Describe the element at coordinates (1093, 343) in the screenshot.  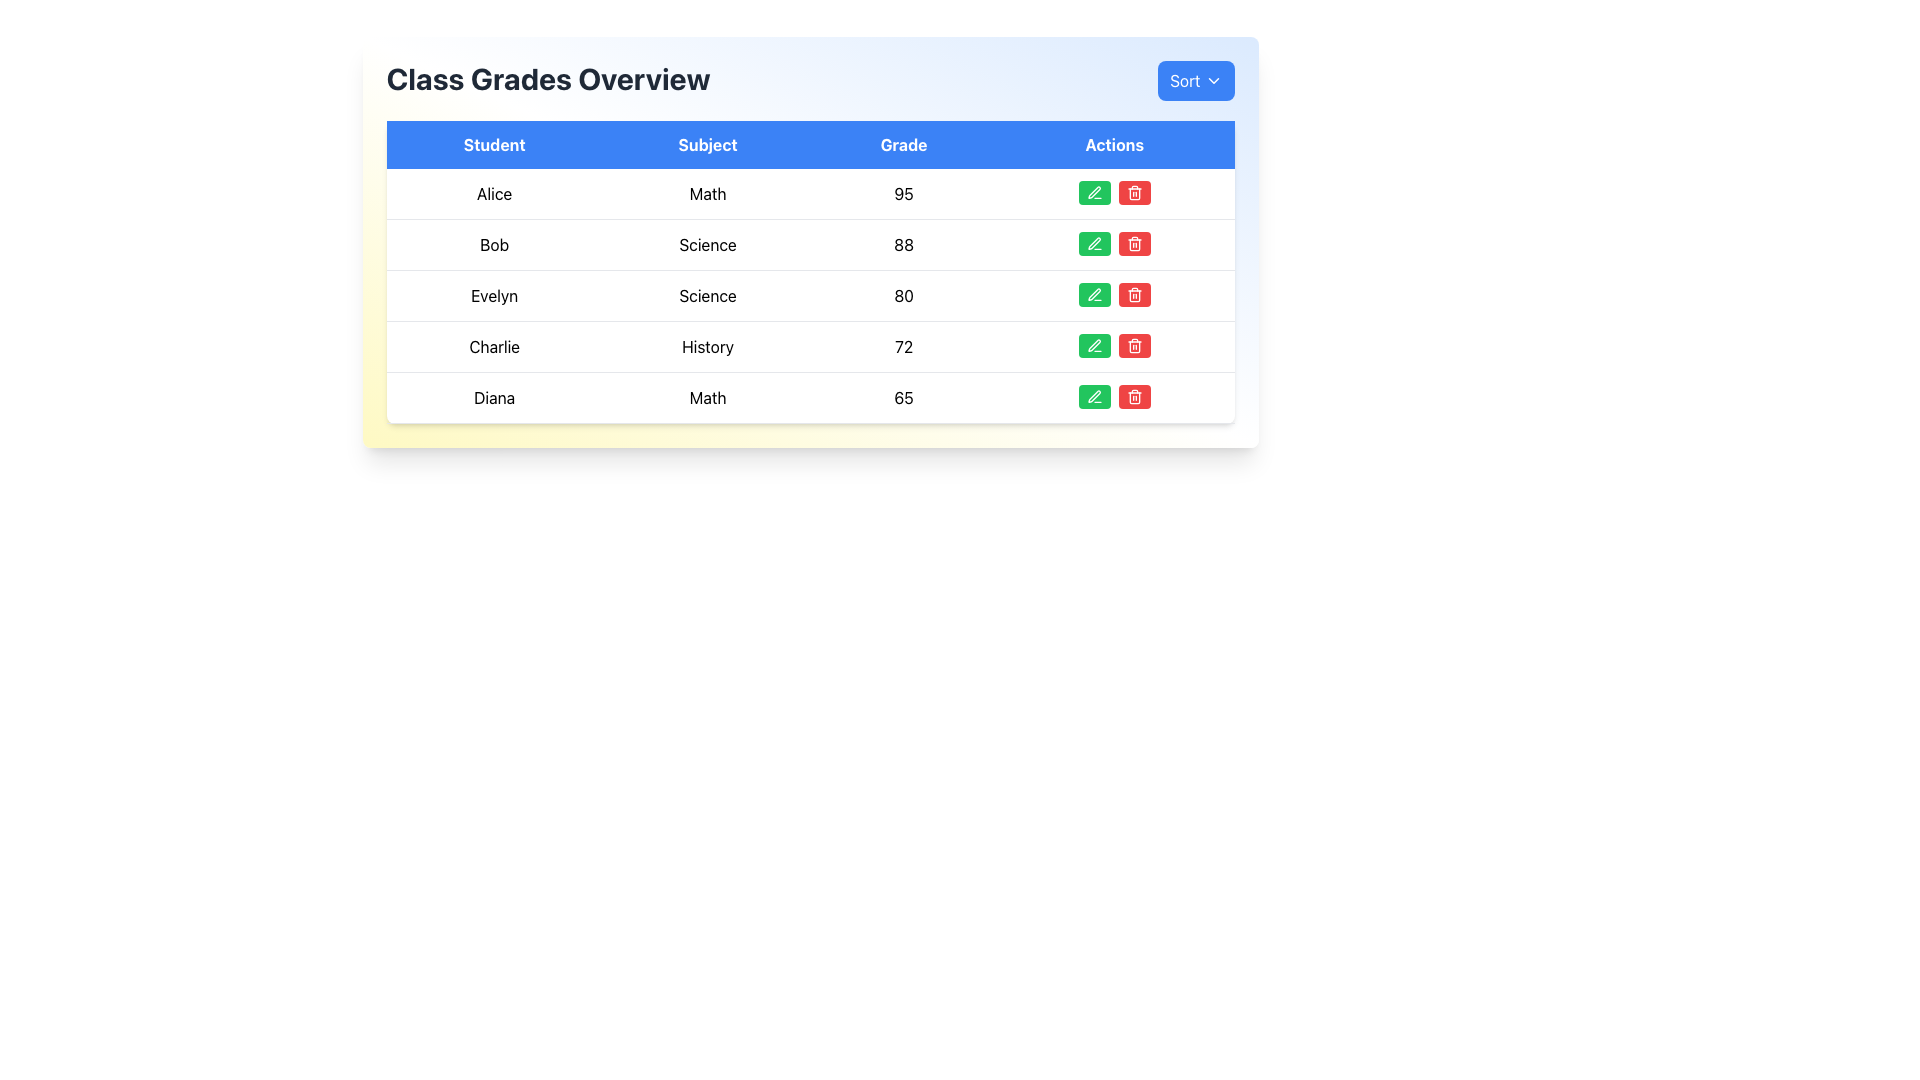
I see `the pen edit icon located in the 'Actions' column of the table for the row associated with the subject History and grade 72 to invoke the edit functionality` at that location.